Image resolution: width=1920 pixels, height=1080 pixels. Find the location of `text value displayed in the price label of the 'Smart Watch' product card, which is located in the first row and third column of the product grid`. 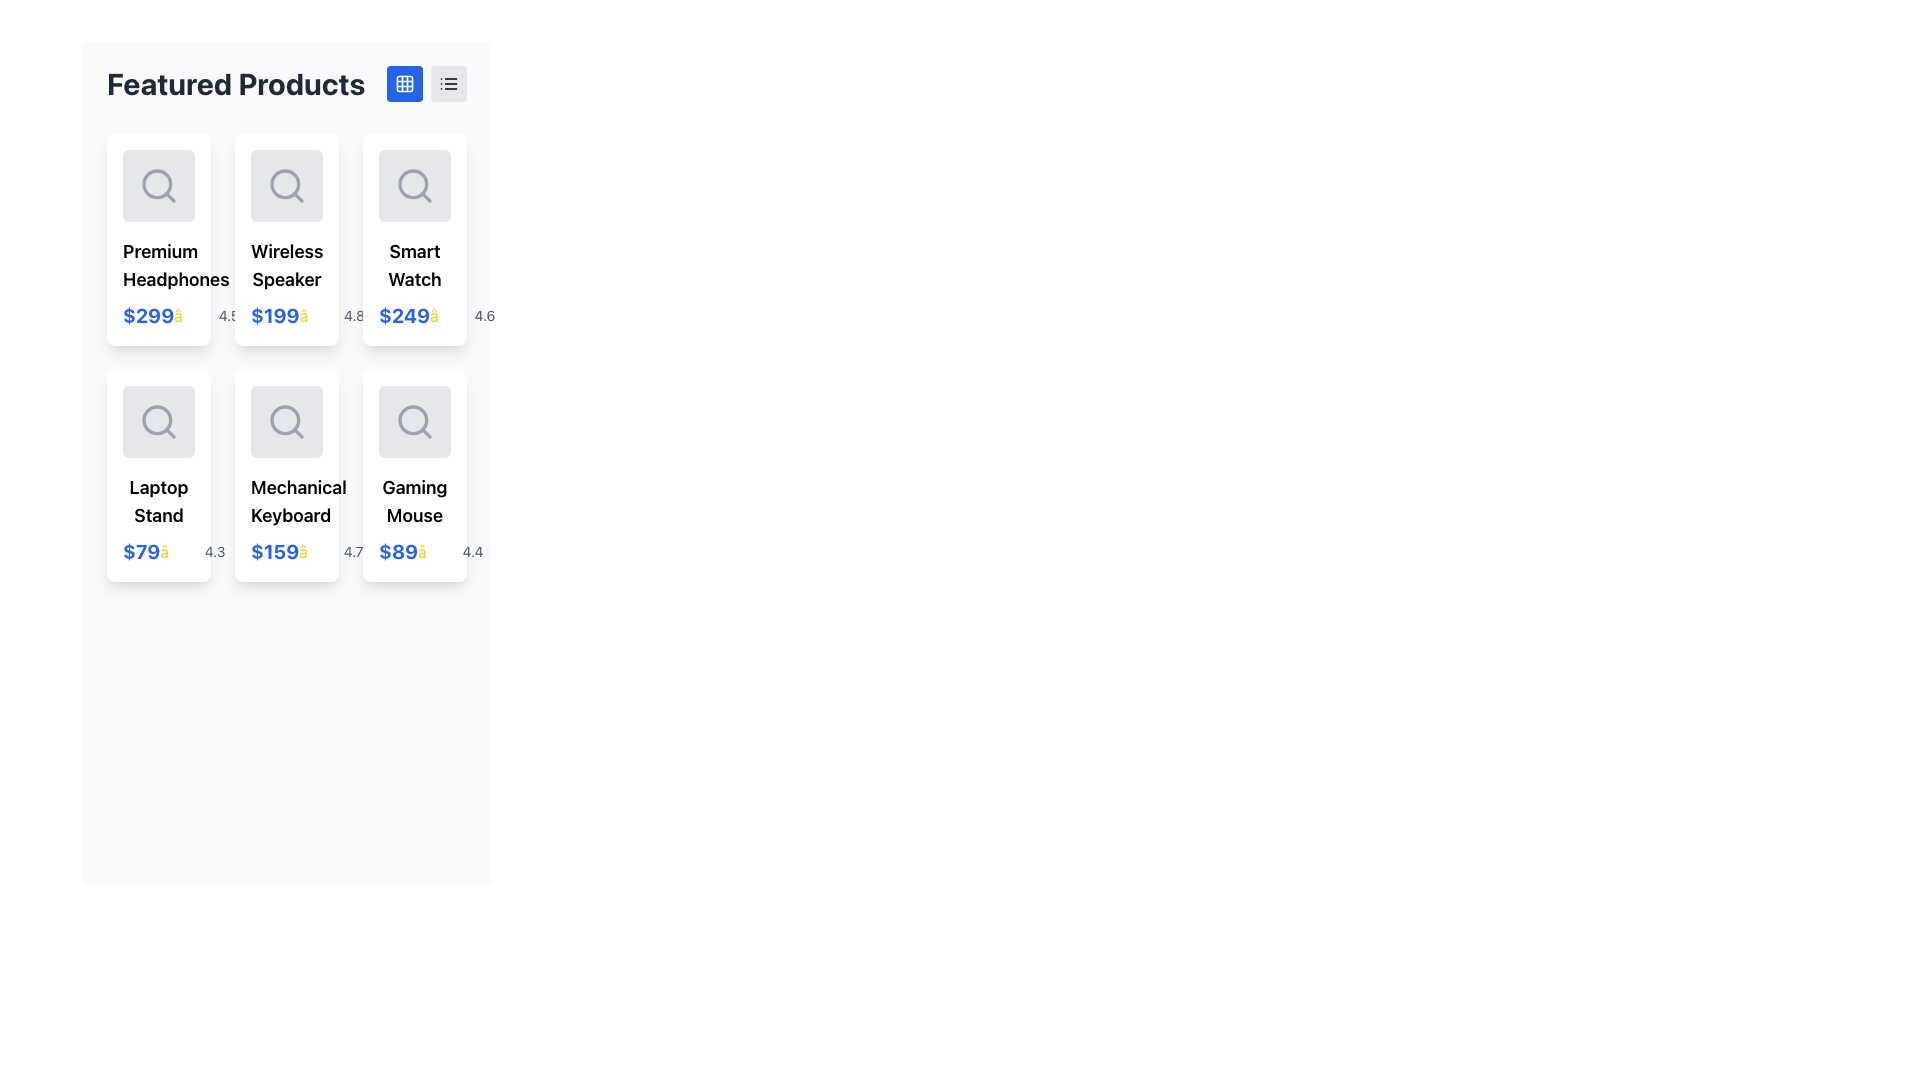

text value displayed in the price label of the 'Smart Watch' product card, which is located in the first row and third column of the product grid is located at coordinates (403, 315).